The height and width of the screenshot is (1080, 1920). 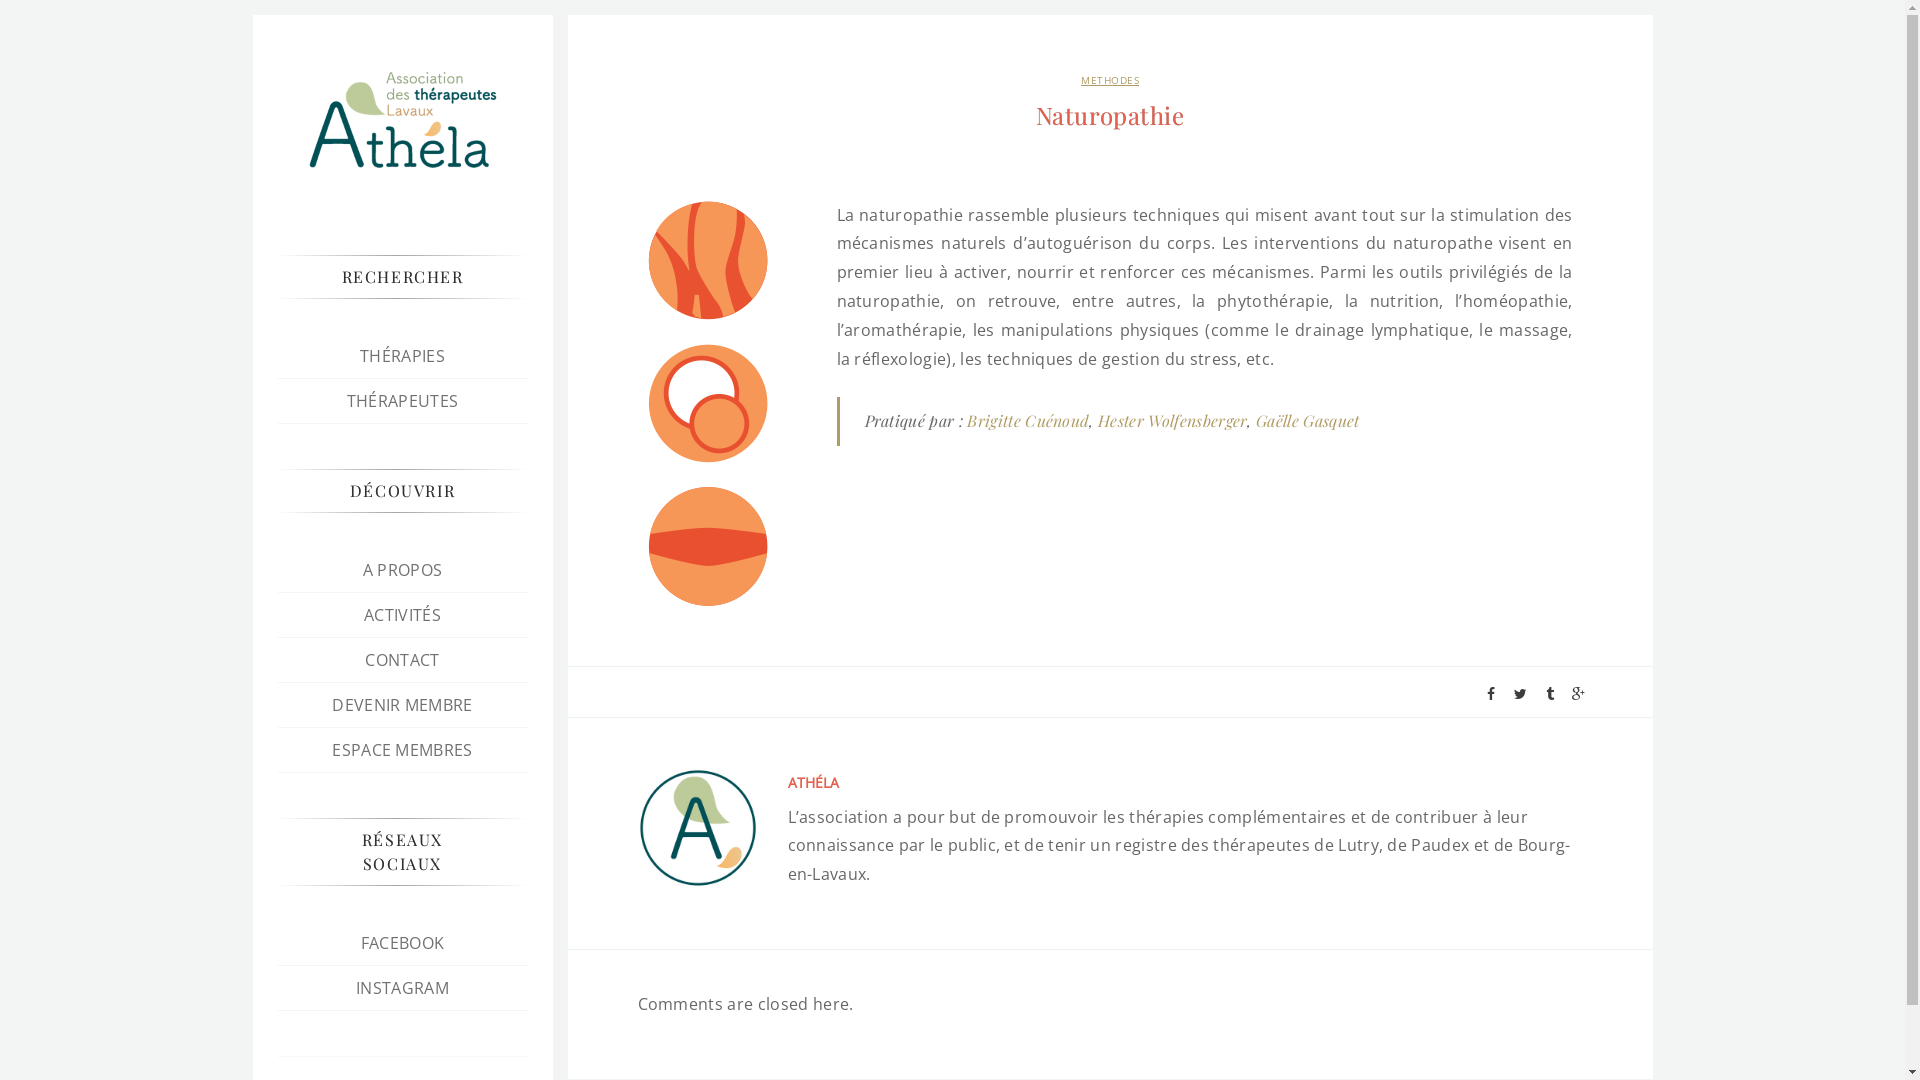 What do you see at coordinates (1108, 79) in the screenshot?
I see `'METHODES'` at bounding box center [1108, 79].